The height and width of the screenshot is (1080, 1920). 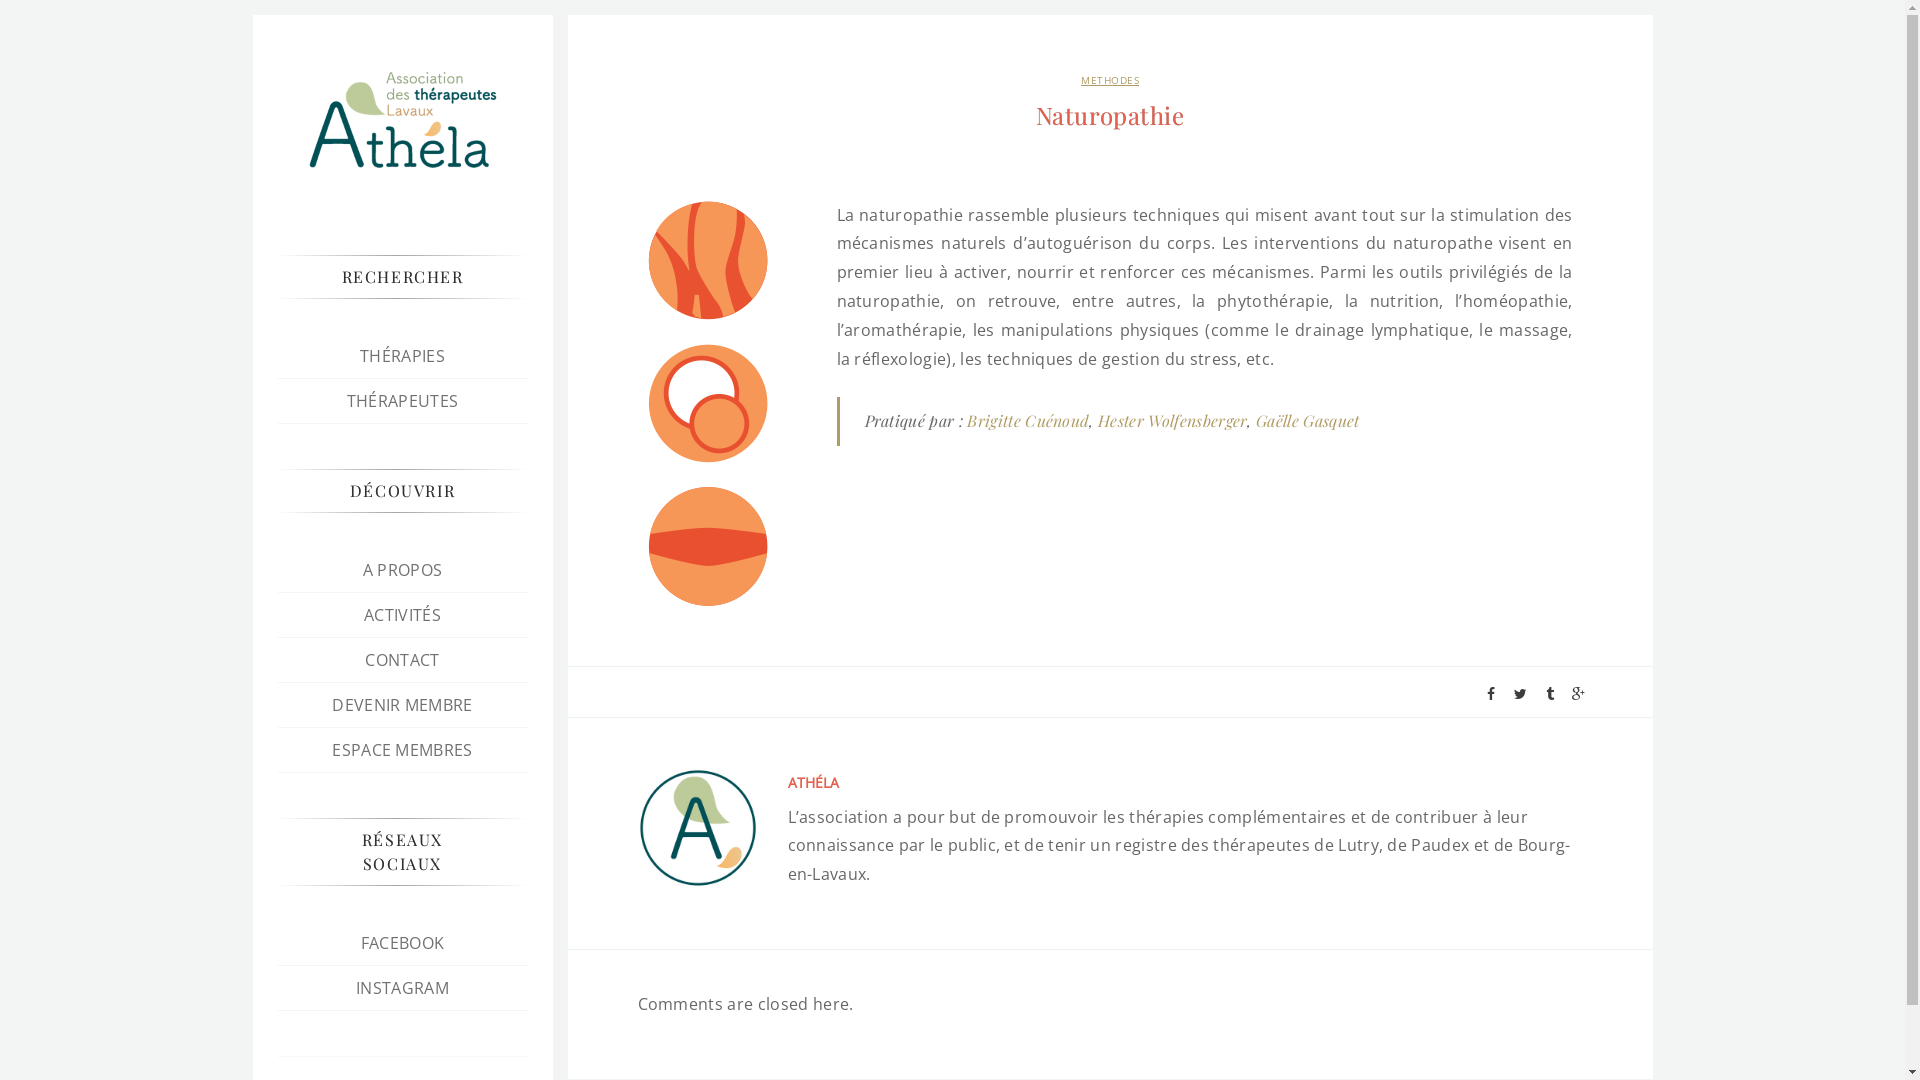 What do you see at coordinates (1108, 79) in the screenshot?
I see `'METHODES'` at bounding box center [1108, 79].